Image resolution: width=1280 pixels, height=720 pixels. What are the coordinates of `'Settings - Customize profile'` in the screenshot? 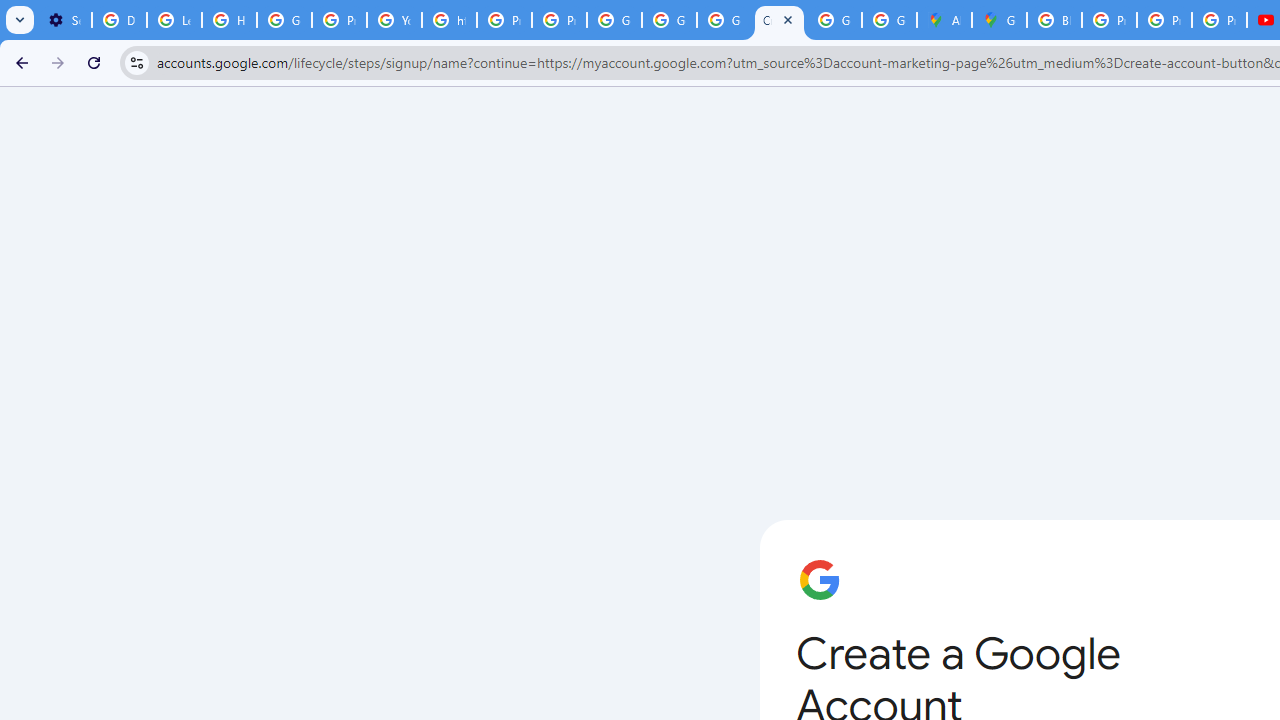 It's located at (64, 20).